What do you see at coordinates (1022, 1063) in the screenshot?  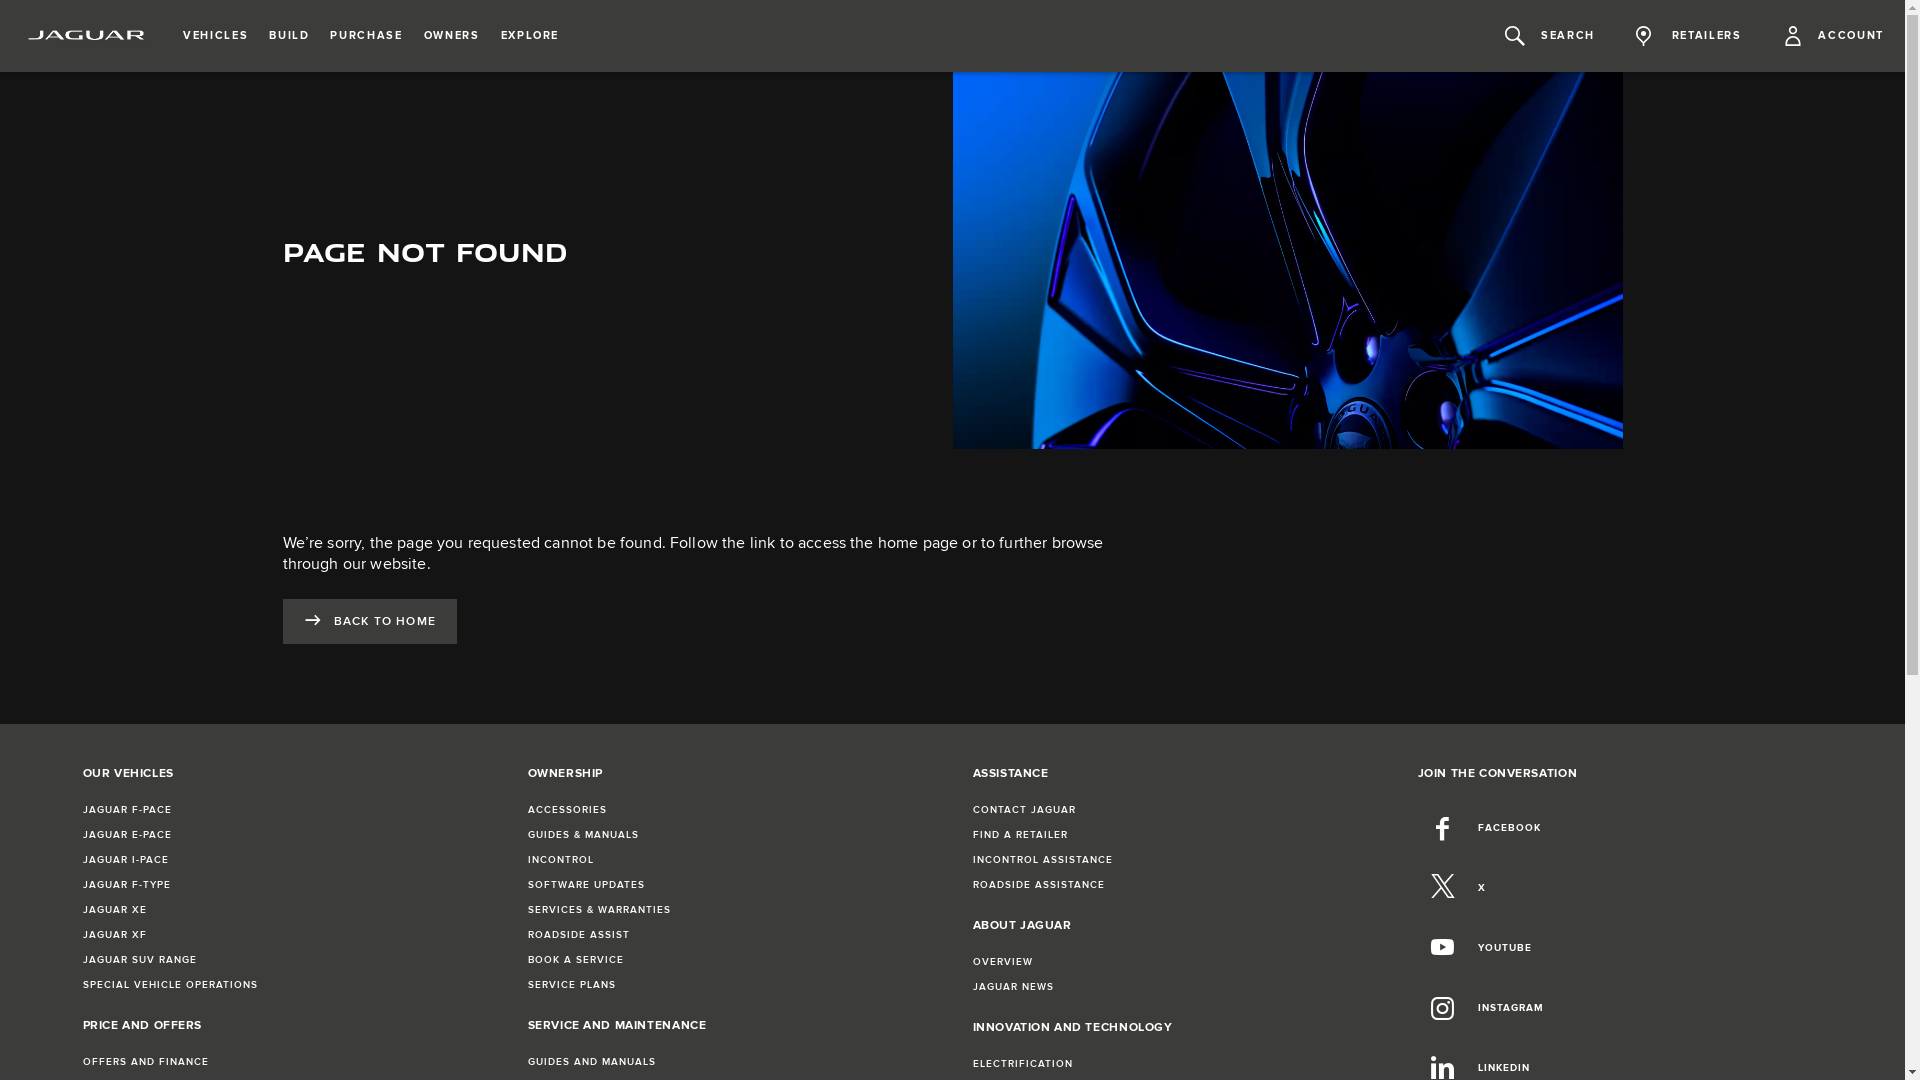 I see `'ELECTRIFICATION'` at bounding box center [1022, 1063].